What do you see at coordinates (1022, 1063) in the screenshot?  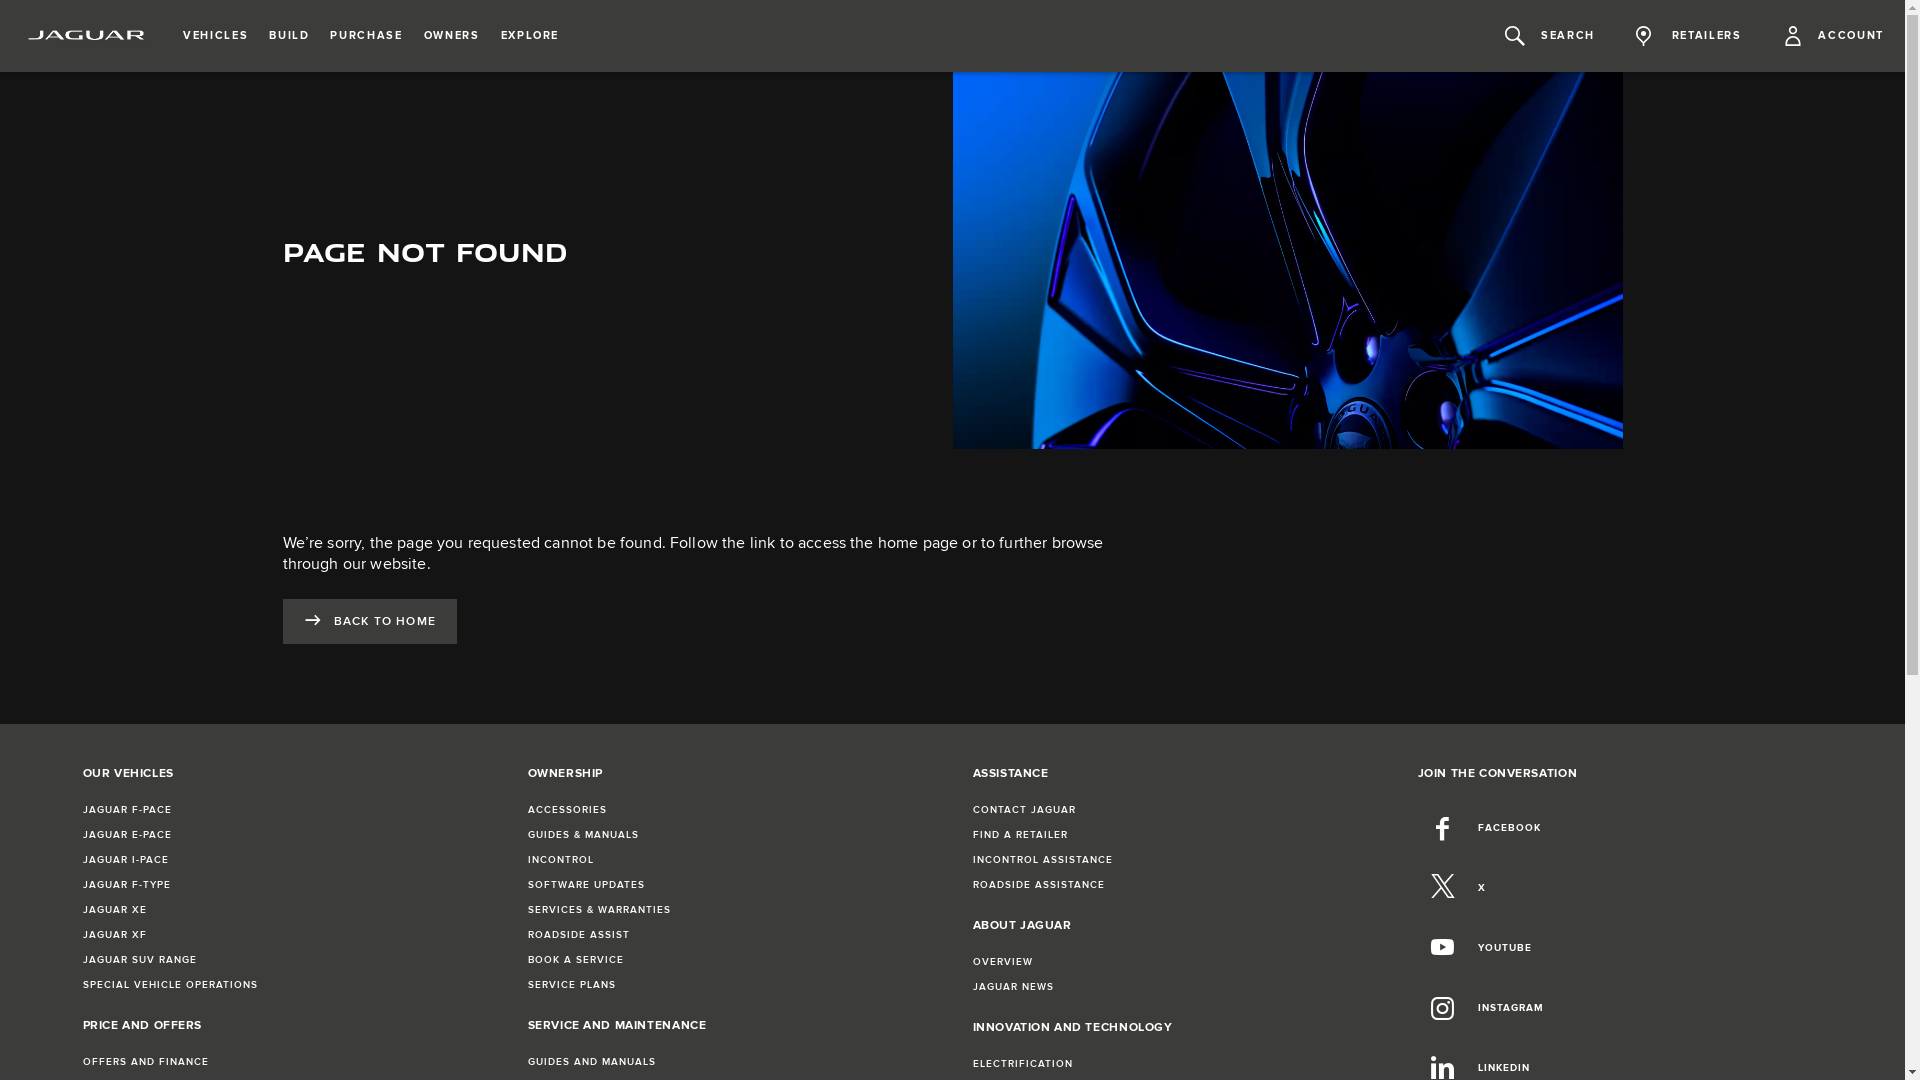 I see `'ELECTRIFICATION'` at bounding box center [1022, 1063].